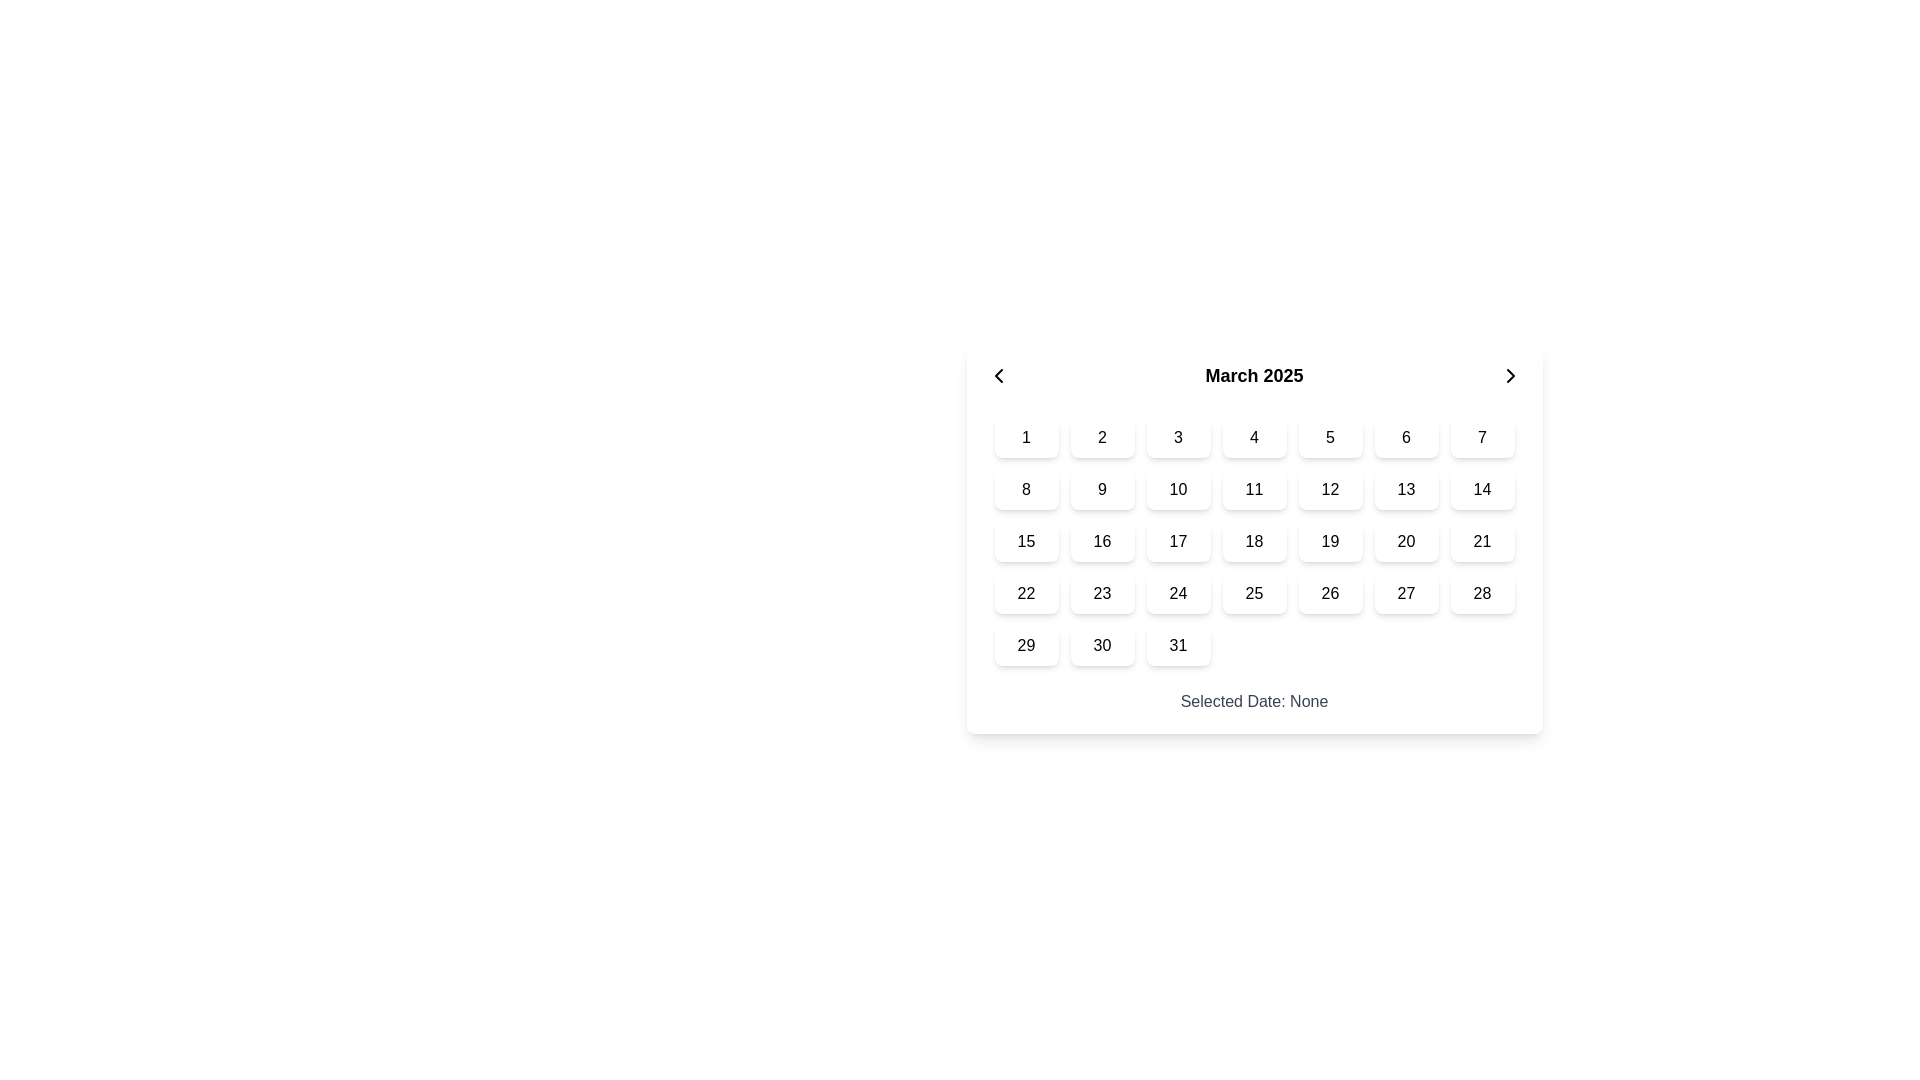 This screenshot has width=1920, height=1080. Describe the element at coordinates (1510, 375) in the screenshot. I see `the small rightward-pointing chevron icon located to the immediate right of the text 'March 2025'` at that location.